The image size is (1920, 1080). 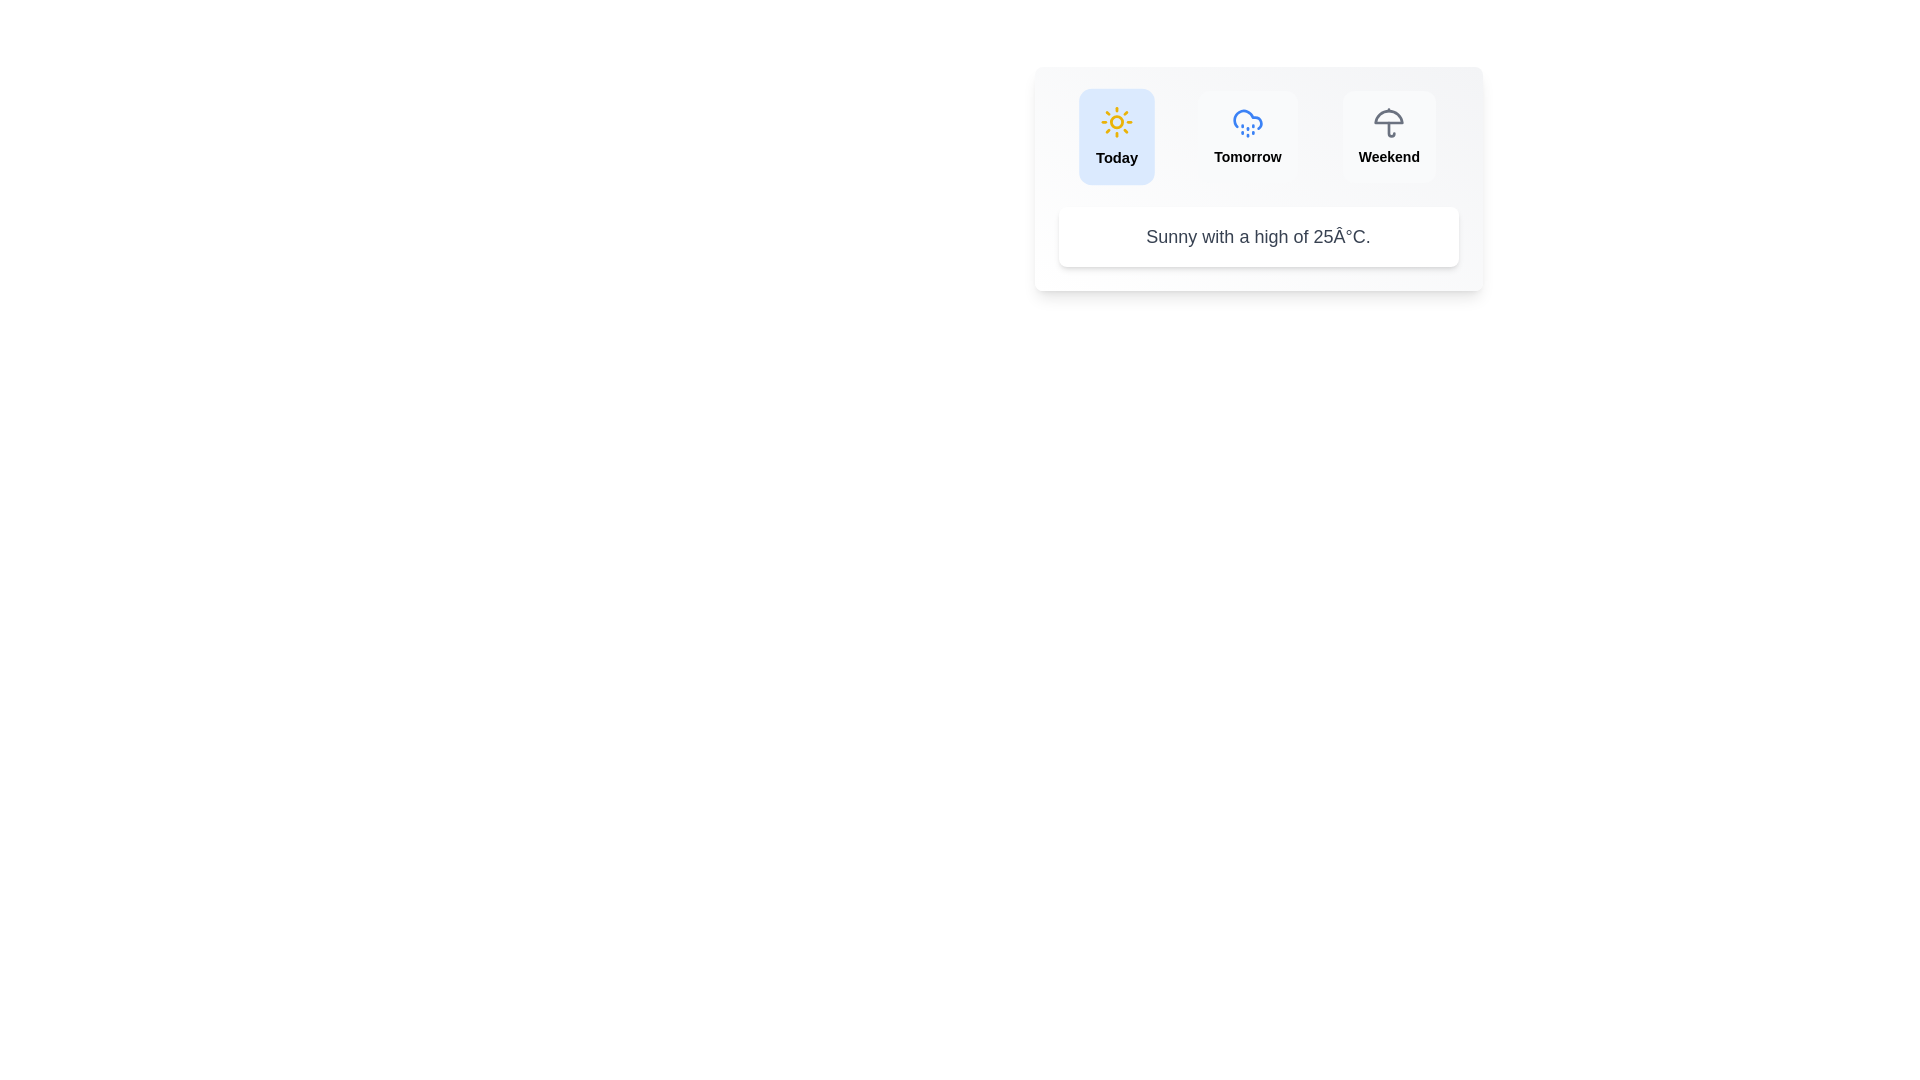 I want to click on the tab labeled Tomorrow to view its weather details, so click(x=1247, y=136).